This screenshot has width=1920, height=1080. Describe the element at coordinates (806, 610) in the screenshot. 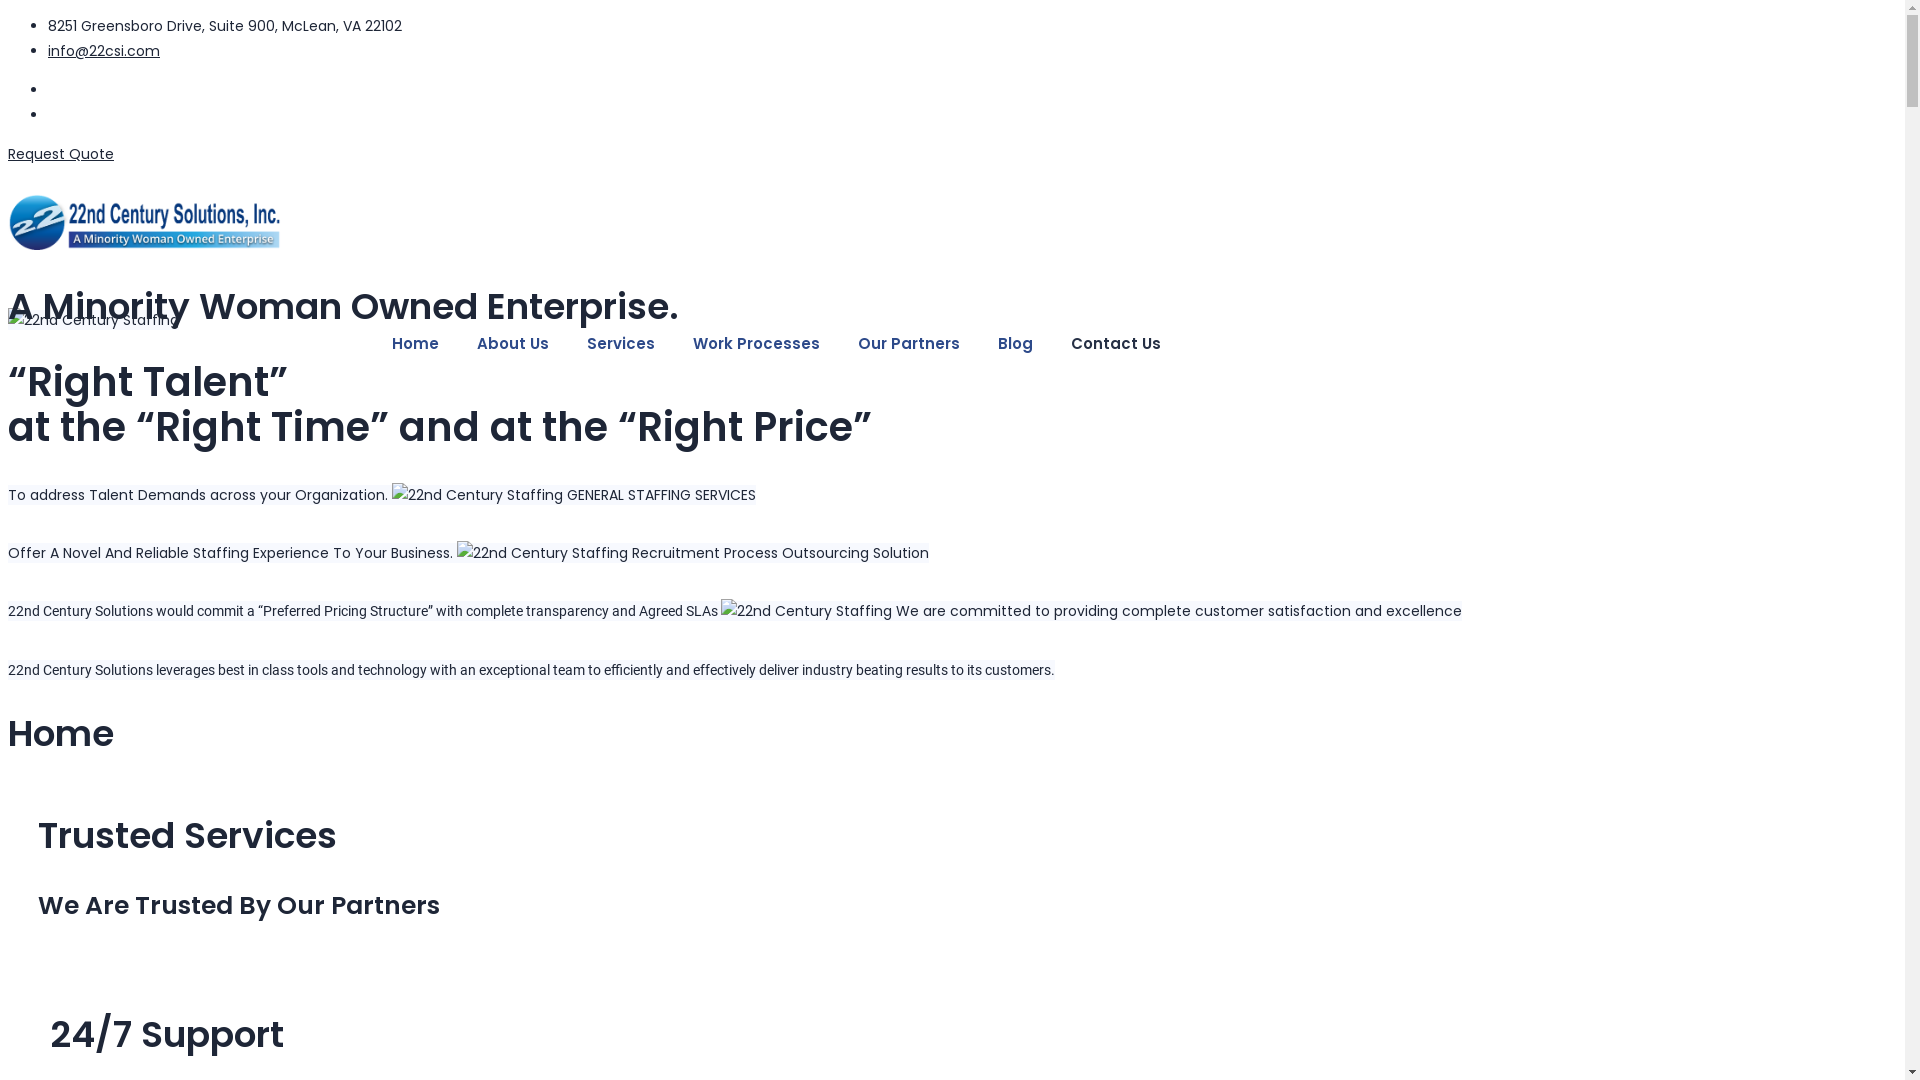

I see `'22nd Century Staffing'` at that location.